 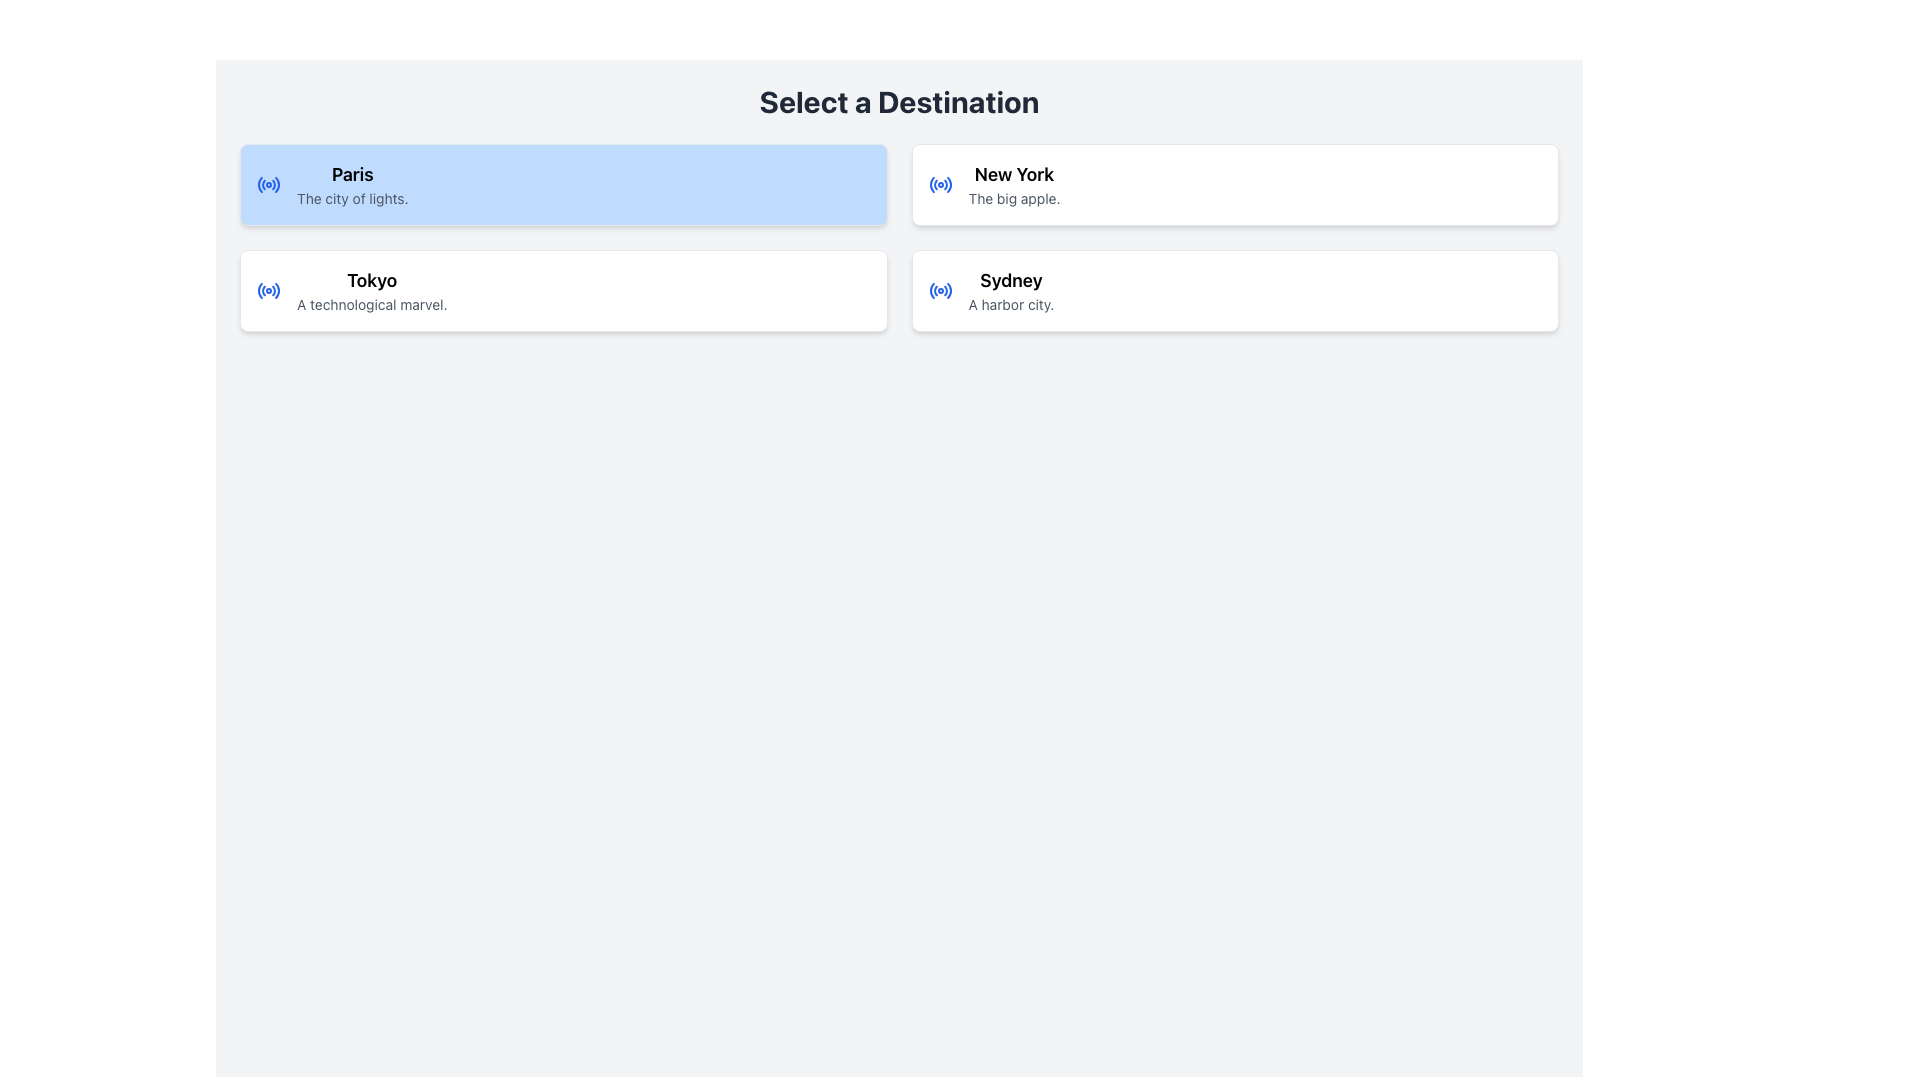 What do you see at coordinates (352, 173) in the screenshot?
I see `the 'Paris' text label which serves as the title for the selectable option in the left column of city options` at bounding box center [352, 173].